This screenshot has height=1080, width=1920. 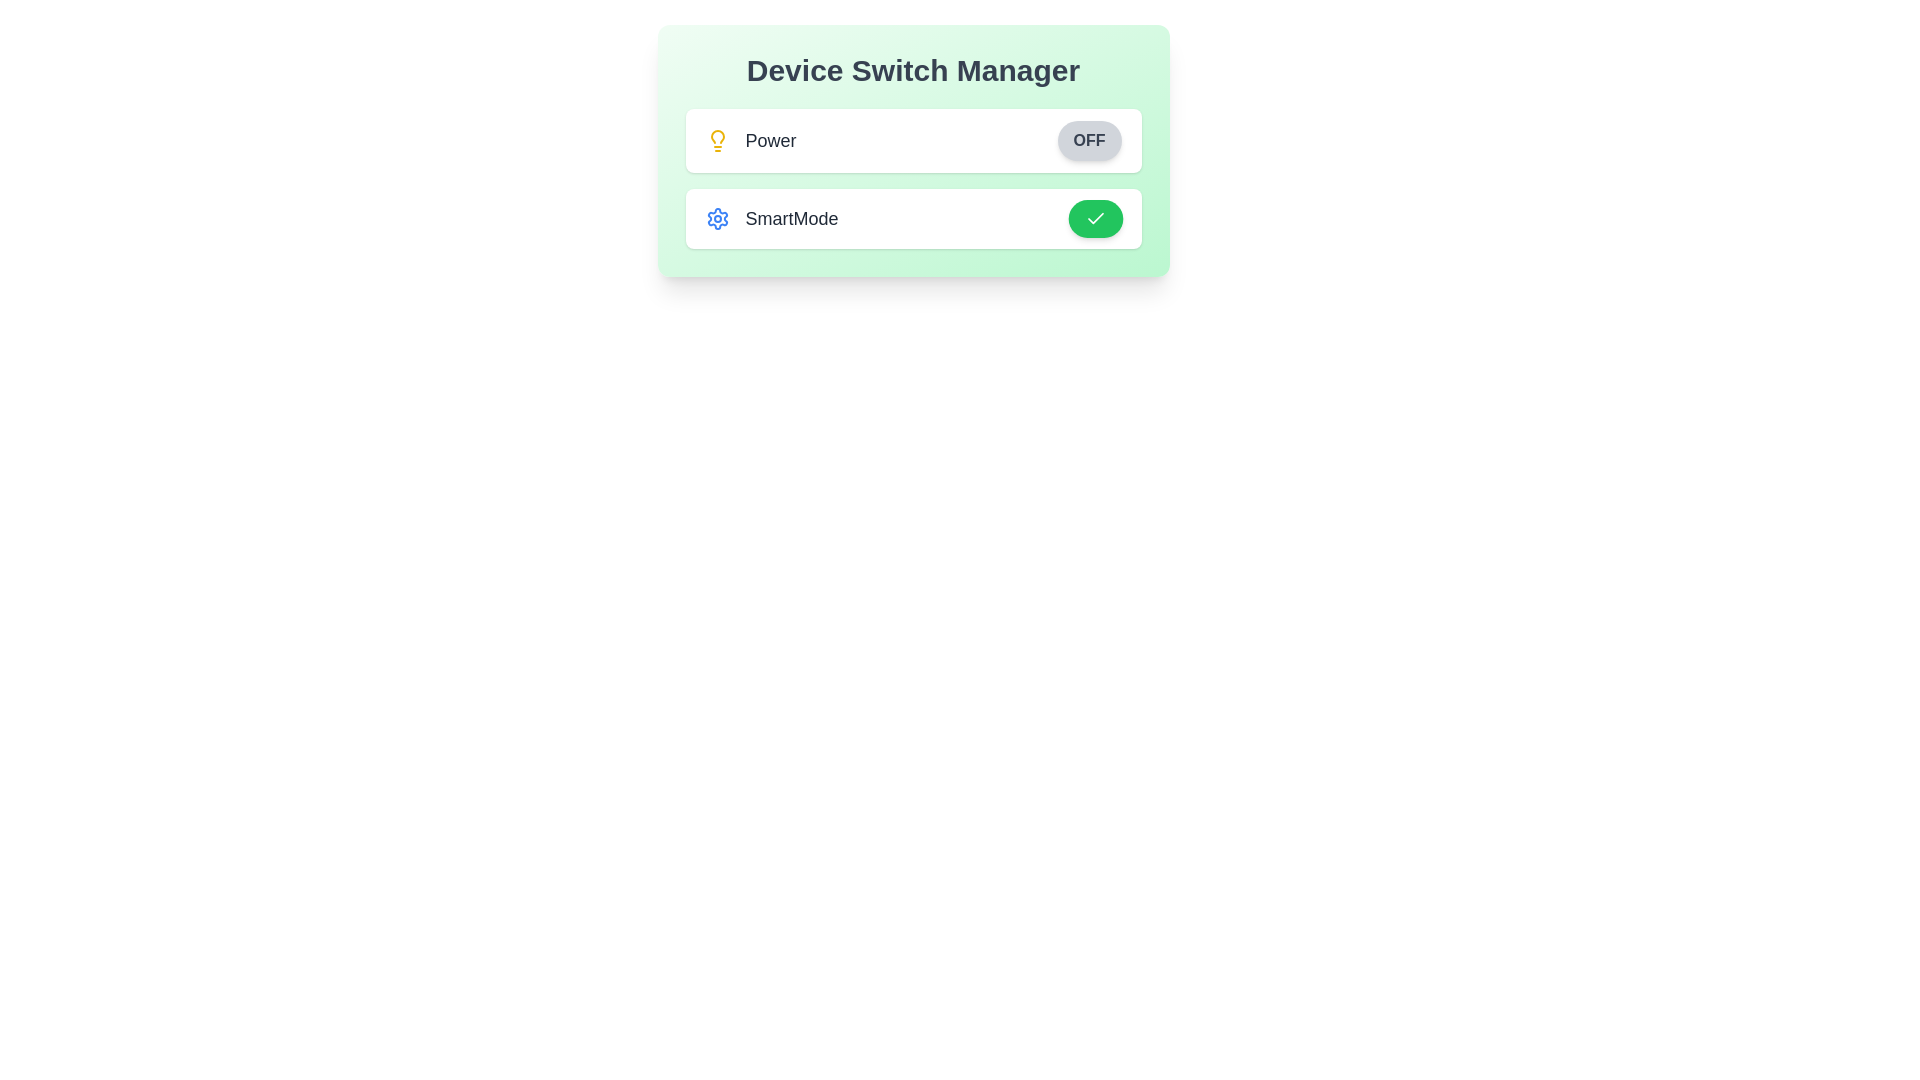 What do you see at coordinates (1094, 219) in the screenshot?
I see `'SmartMode' toggle button to change its state` at bounding box center [1094, 219].